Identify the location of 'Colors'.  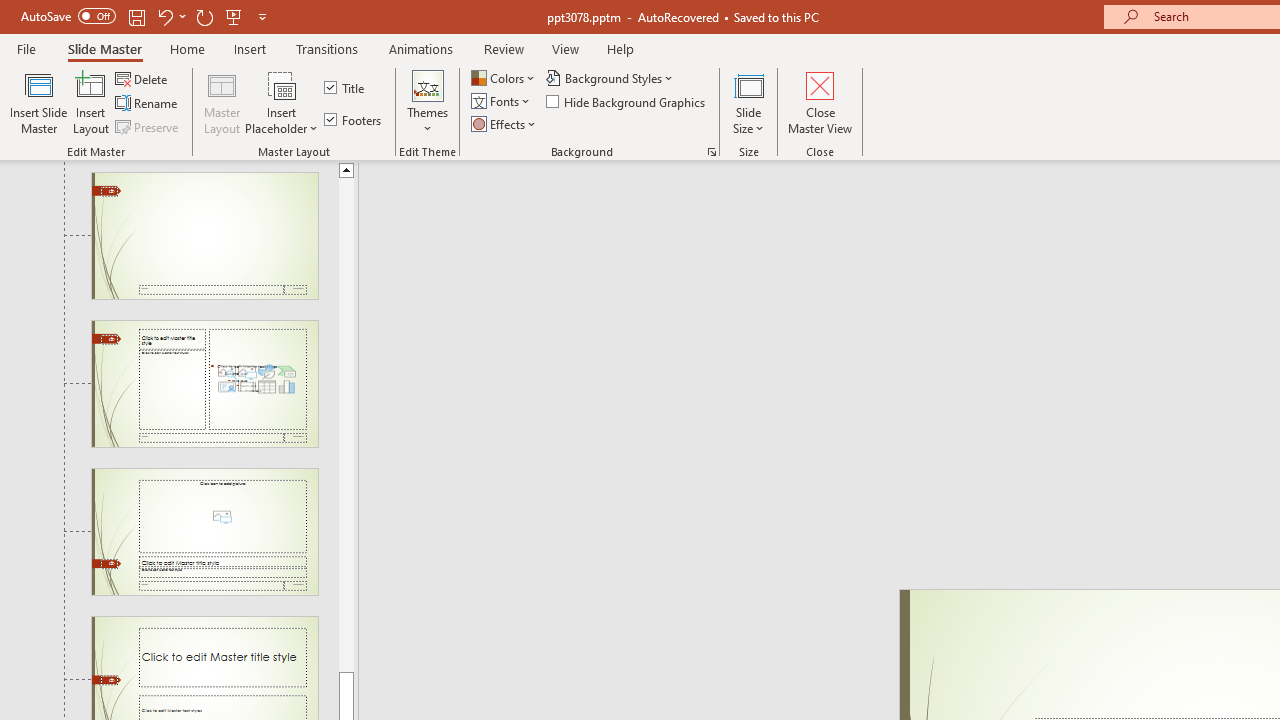
(504, 77).